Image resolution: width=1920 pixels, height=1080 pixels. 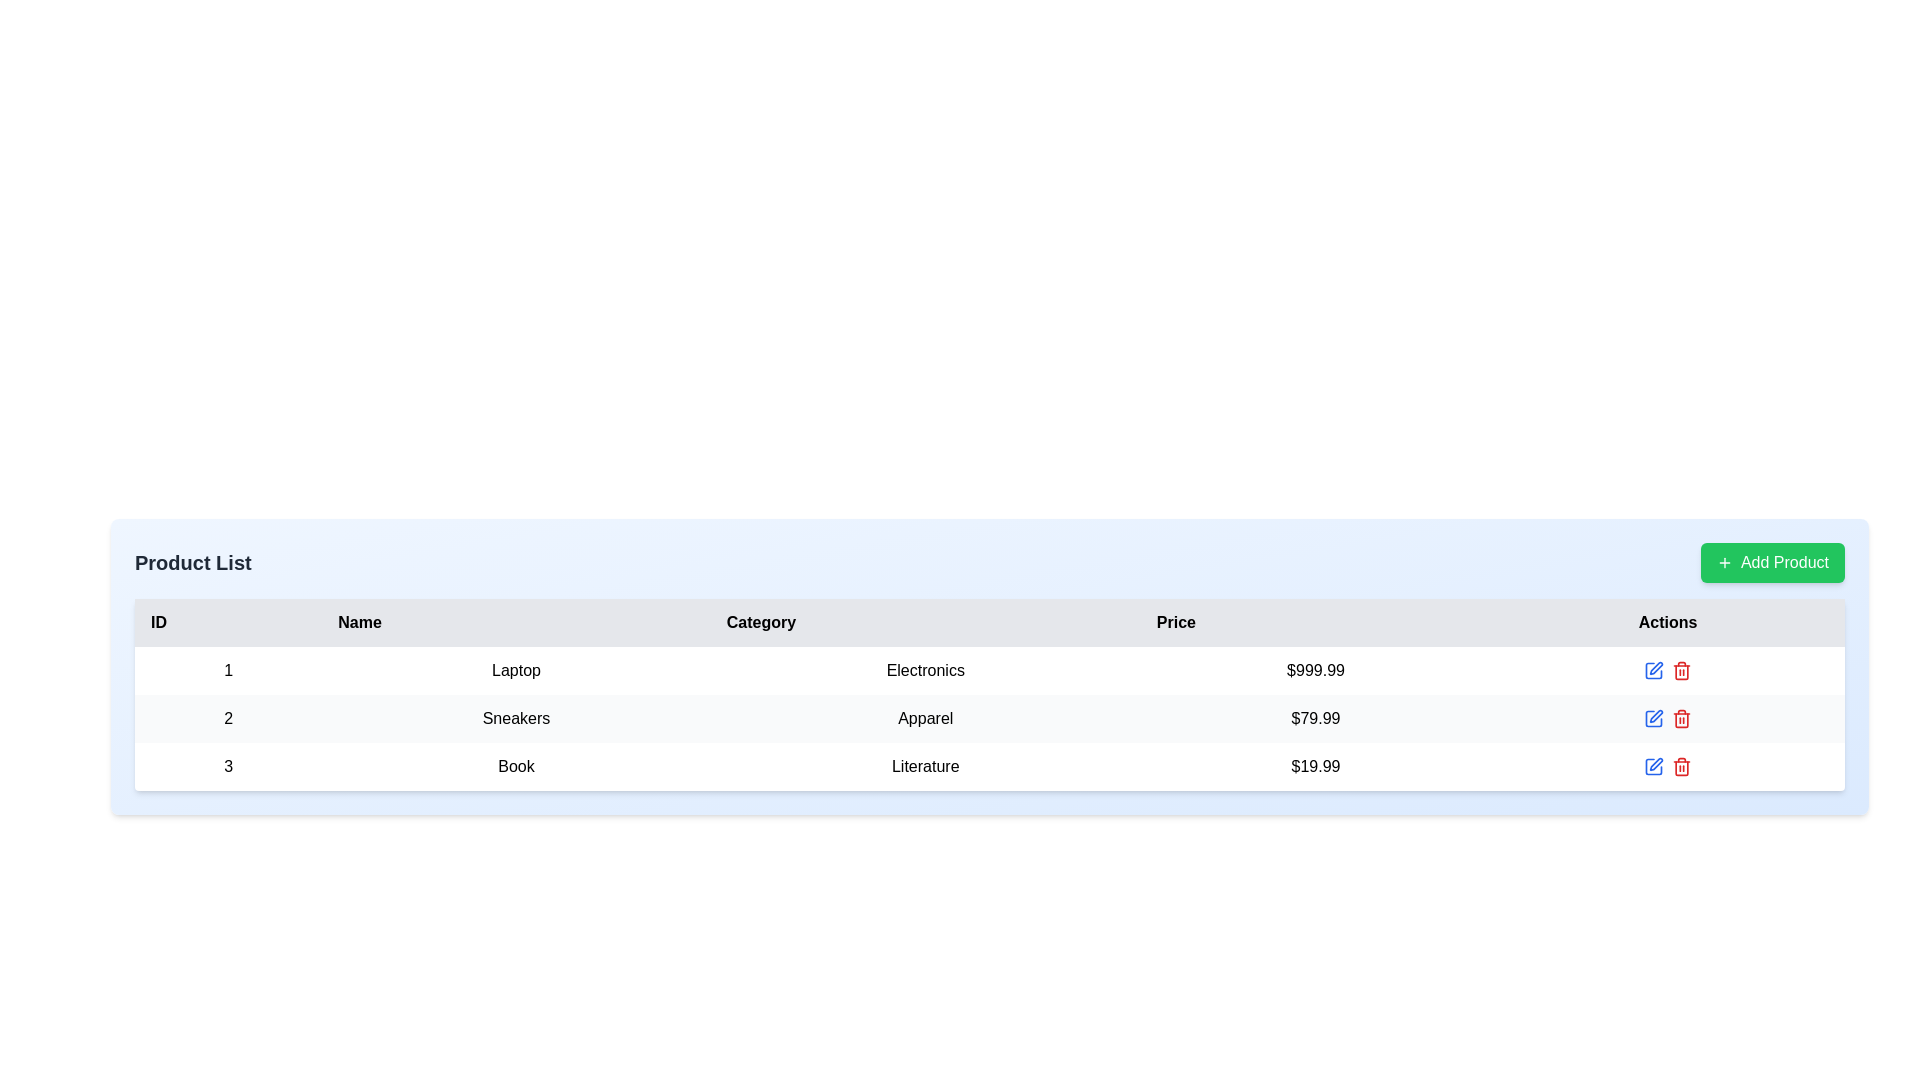 I want to click on the trash icon in the 'Actions' column of the third row of the product list table, which represents a delete action, so click(x=1681, y=720).